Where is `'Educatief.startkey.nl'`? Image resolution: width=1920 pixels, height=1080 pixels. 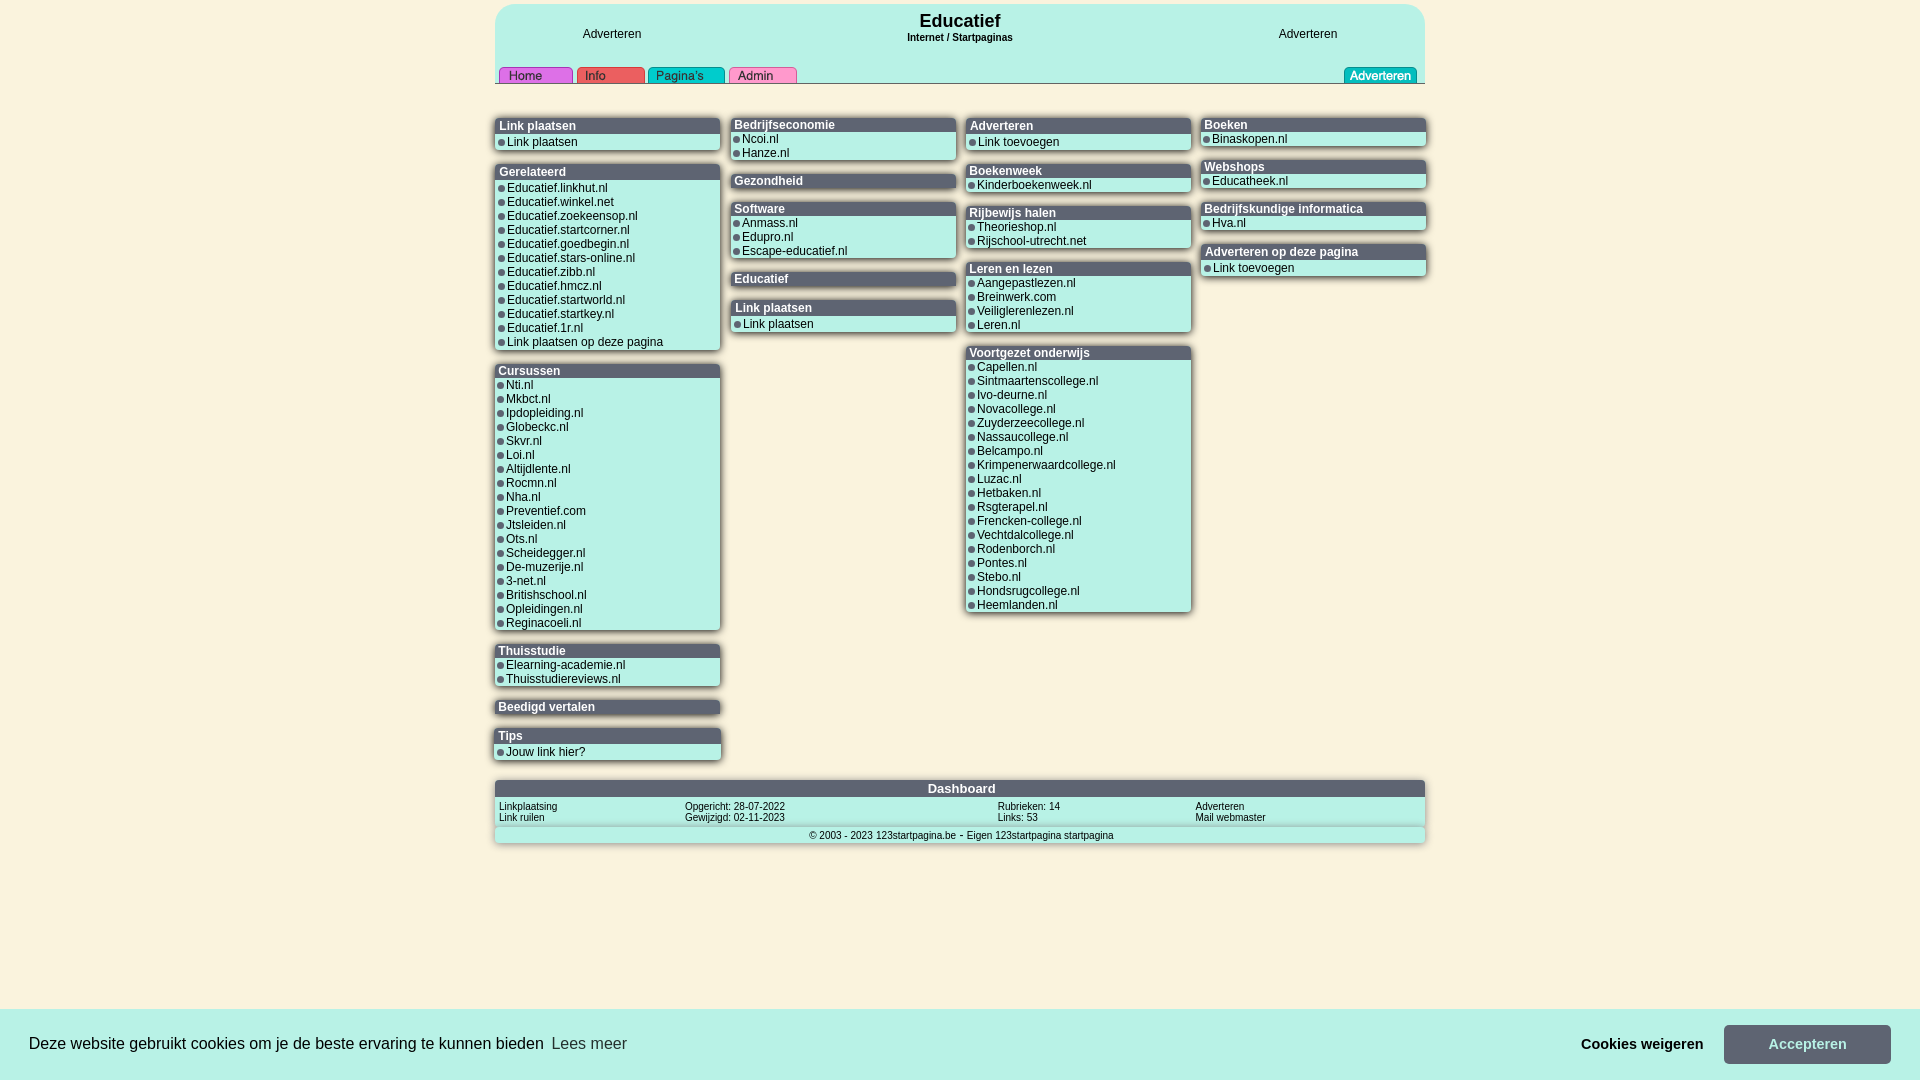
'Educatief.startkey.nl' is located at coordinates (560, 313).